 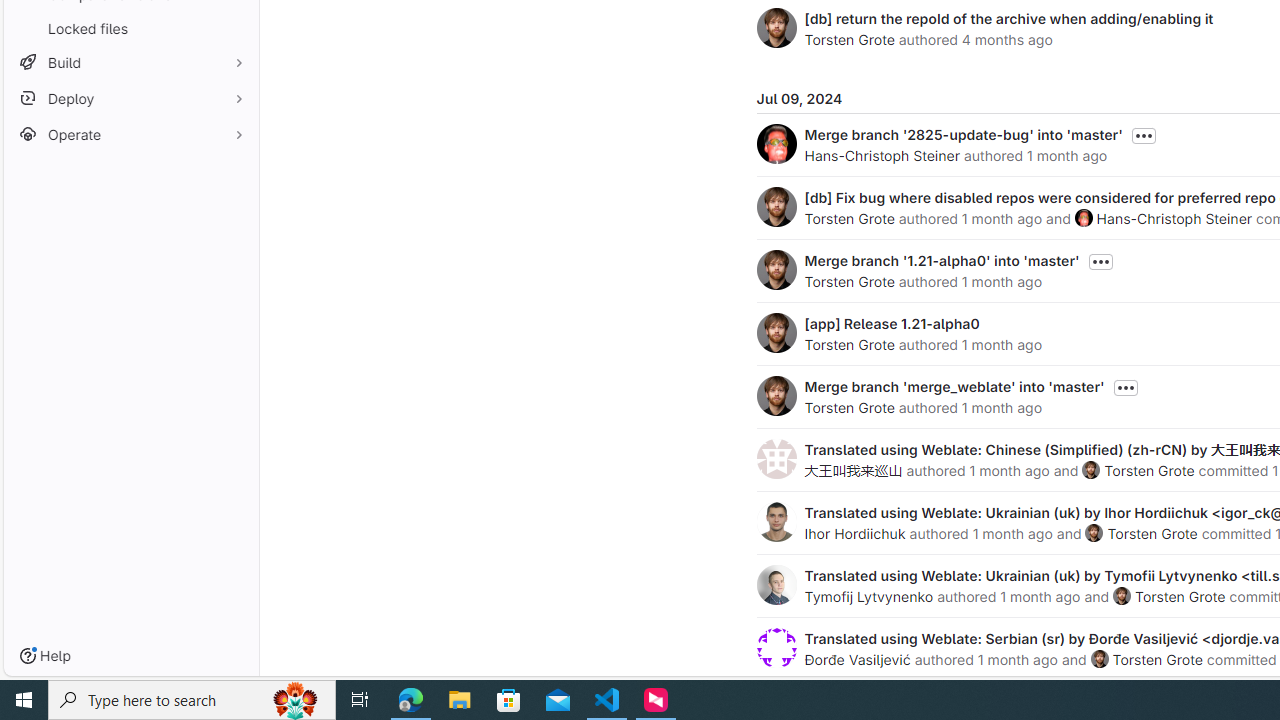 What do you see at coordinates (459, 698) in the screenshot?
I see `'File Explorer'` at bounding box center [459, 698].